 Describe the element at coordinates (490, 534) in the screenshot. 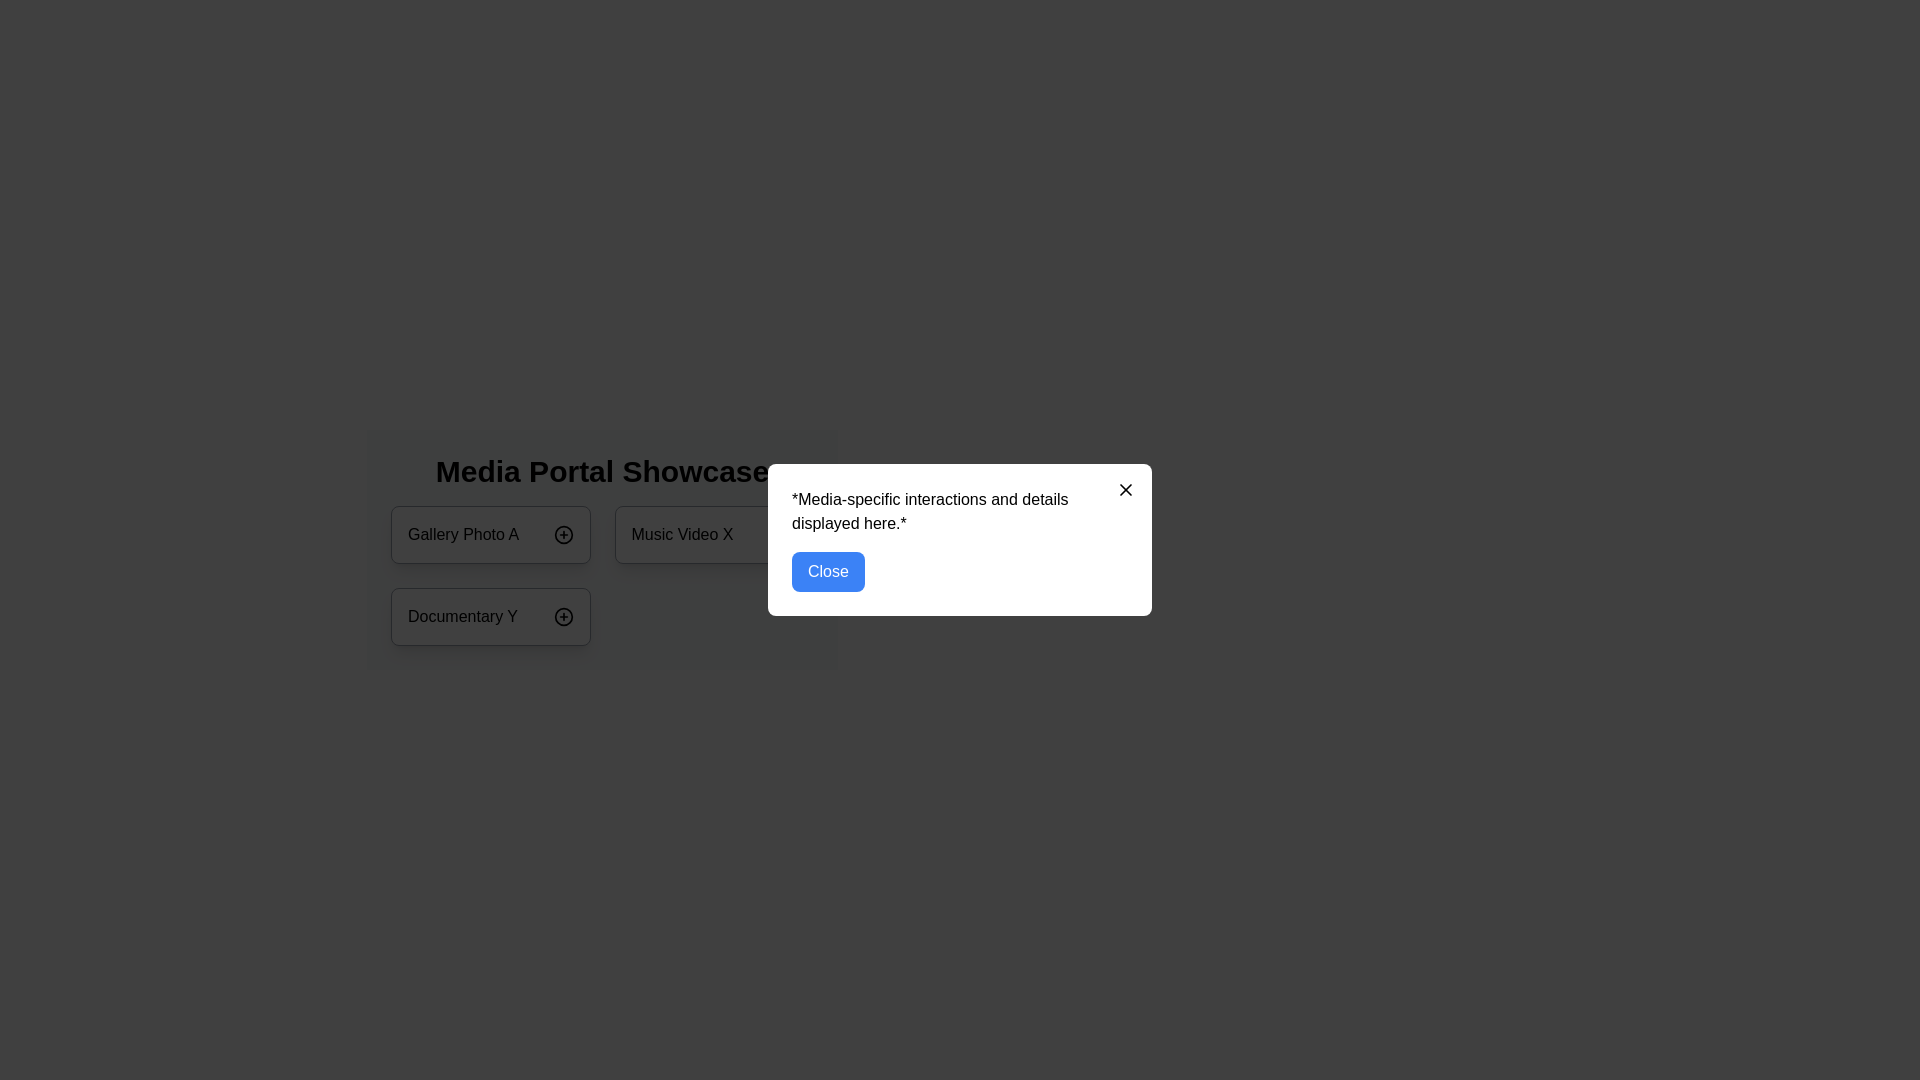

I see `the 'Gallery Photo A' button-like interactive card` at that location.